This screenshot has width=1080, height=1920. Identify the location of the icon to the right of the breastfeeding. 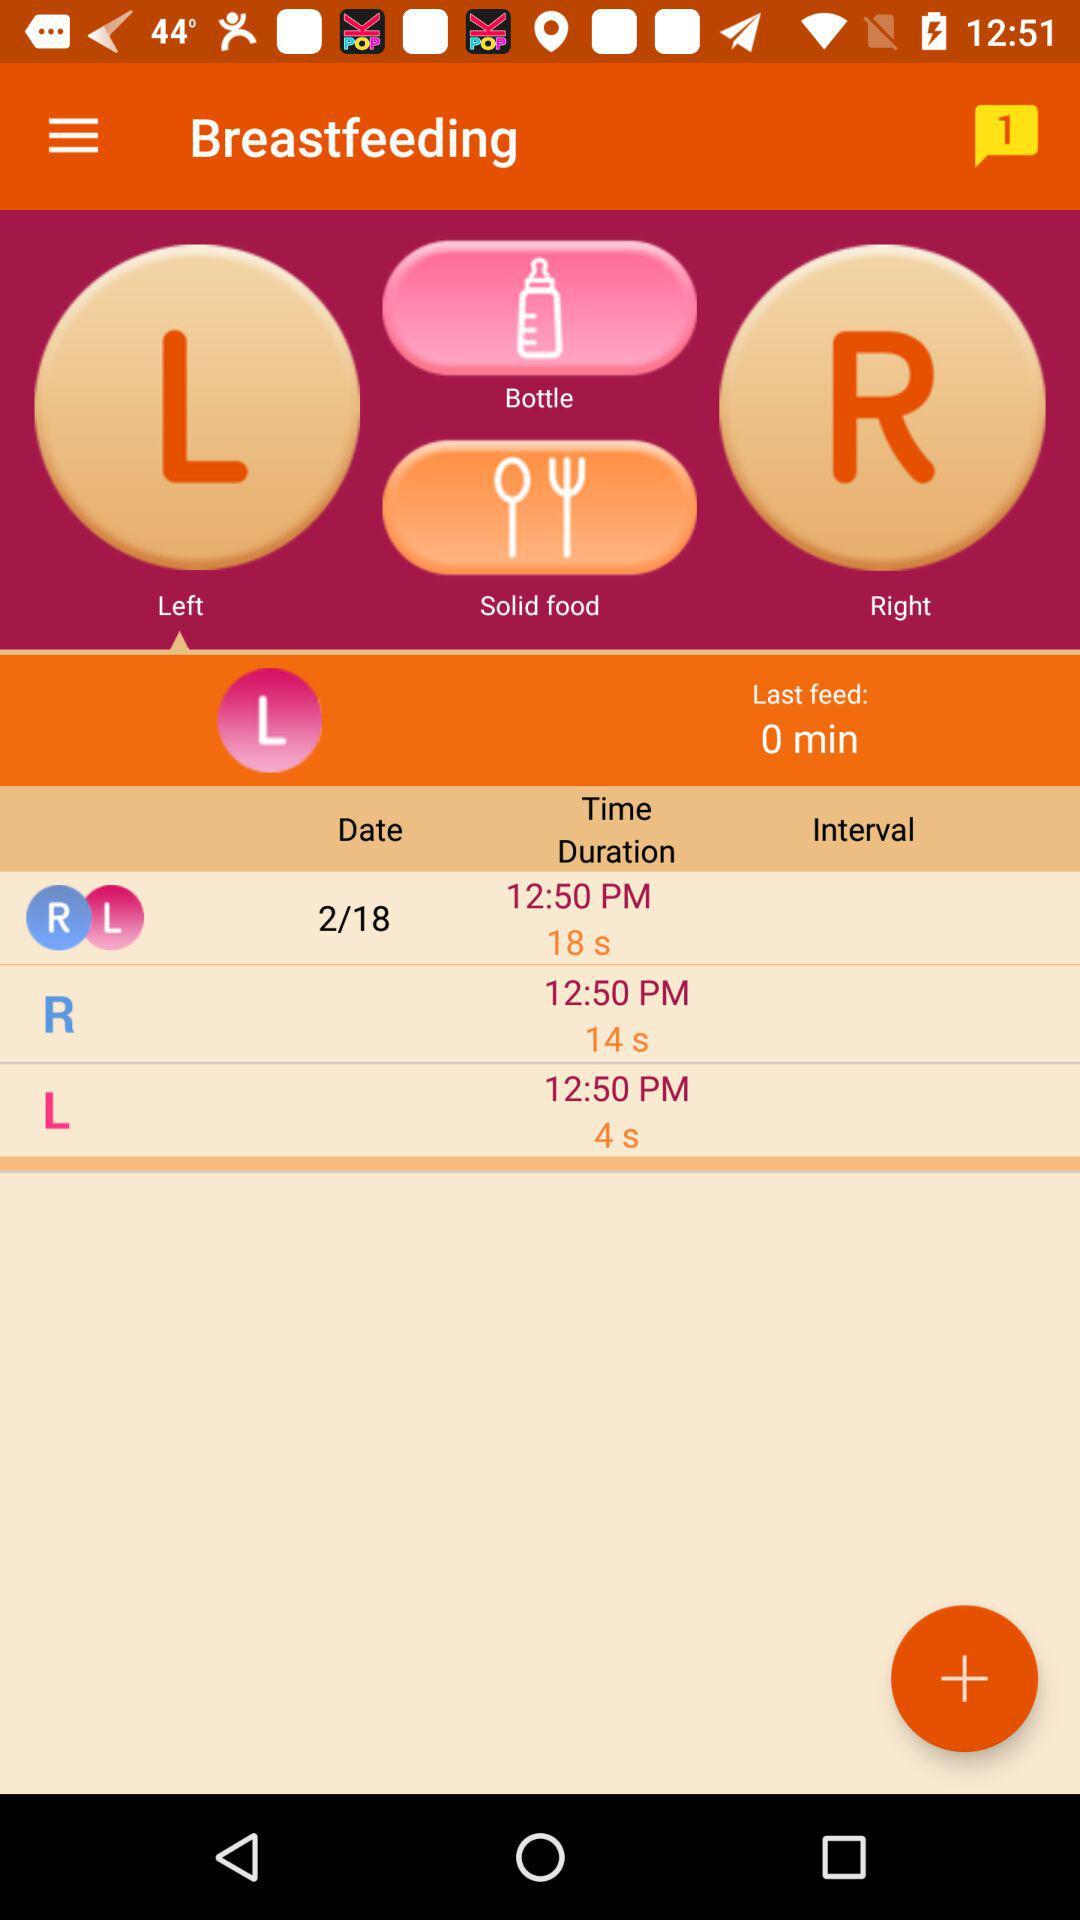
(1006, 135).